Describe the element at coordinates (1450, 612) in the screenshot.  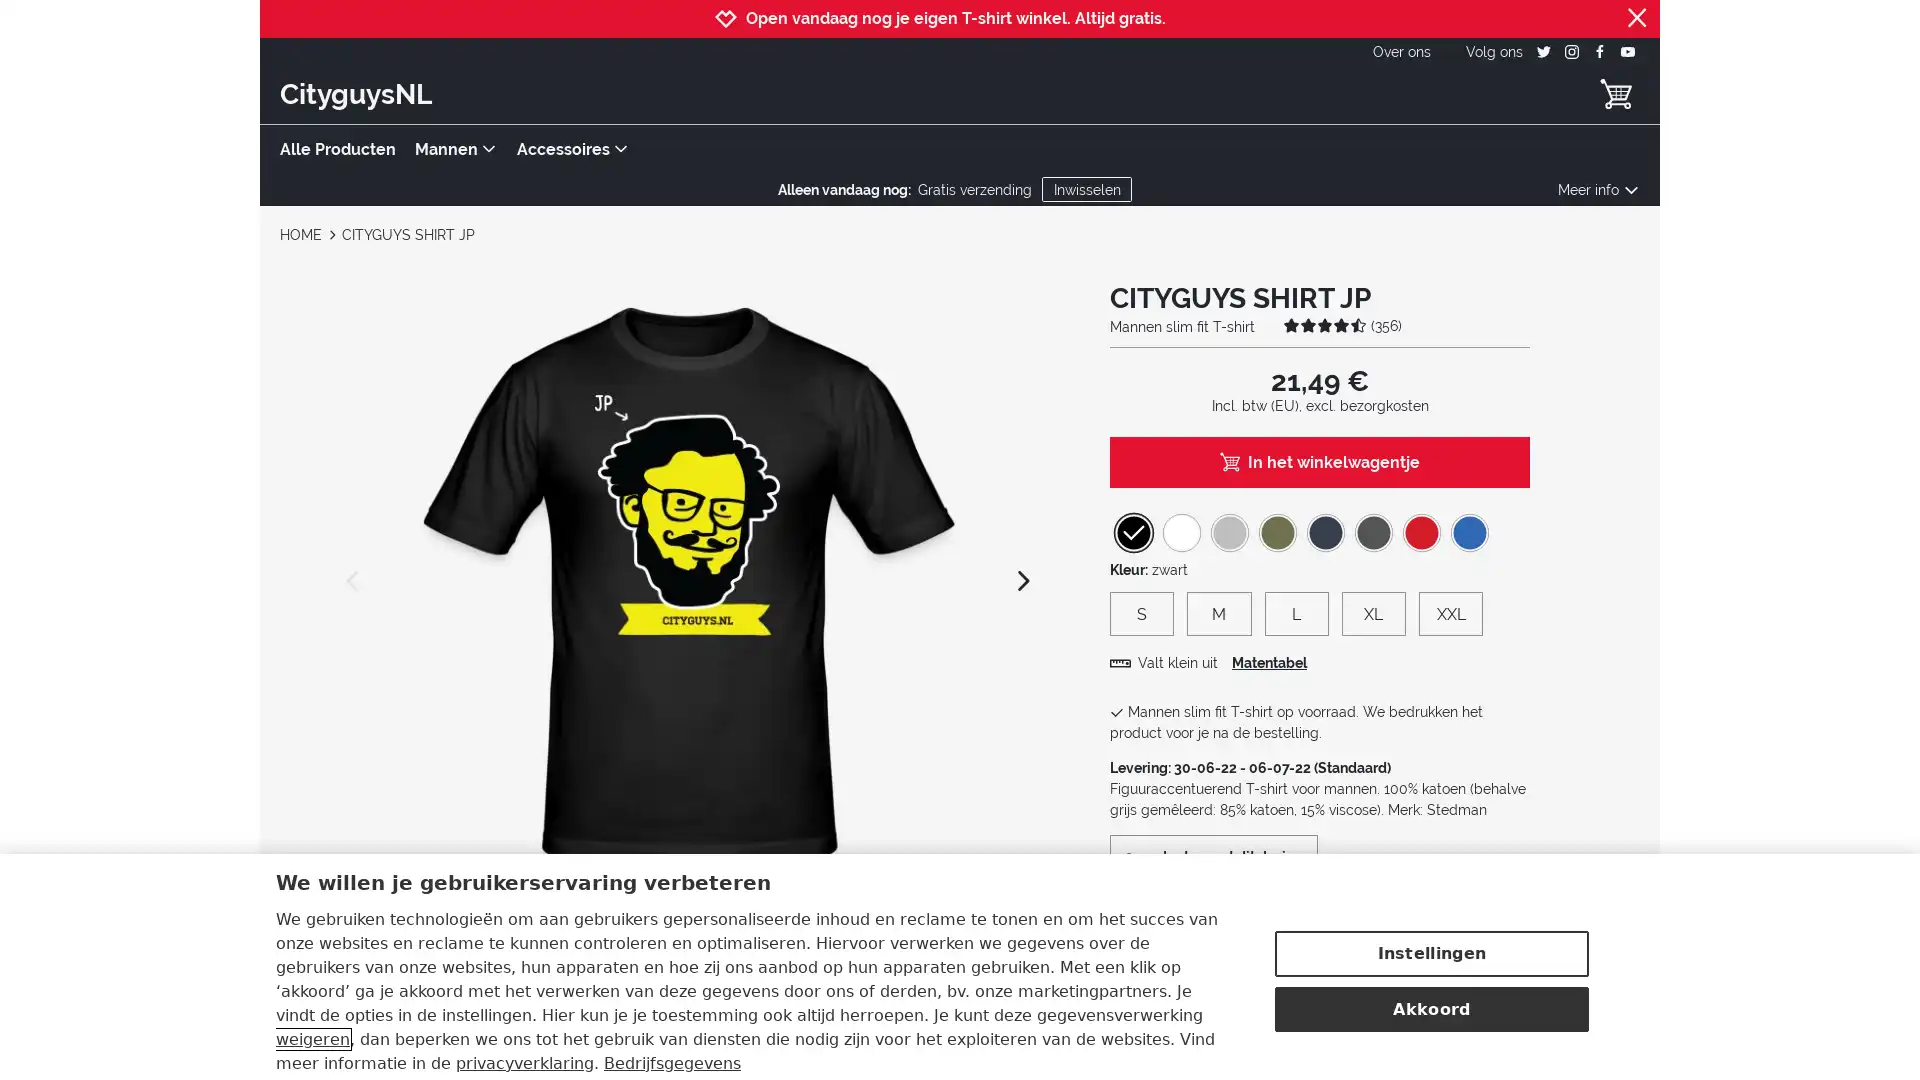
I see `XXL` at that location.